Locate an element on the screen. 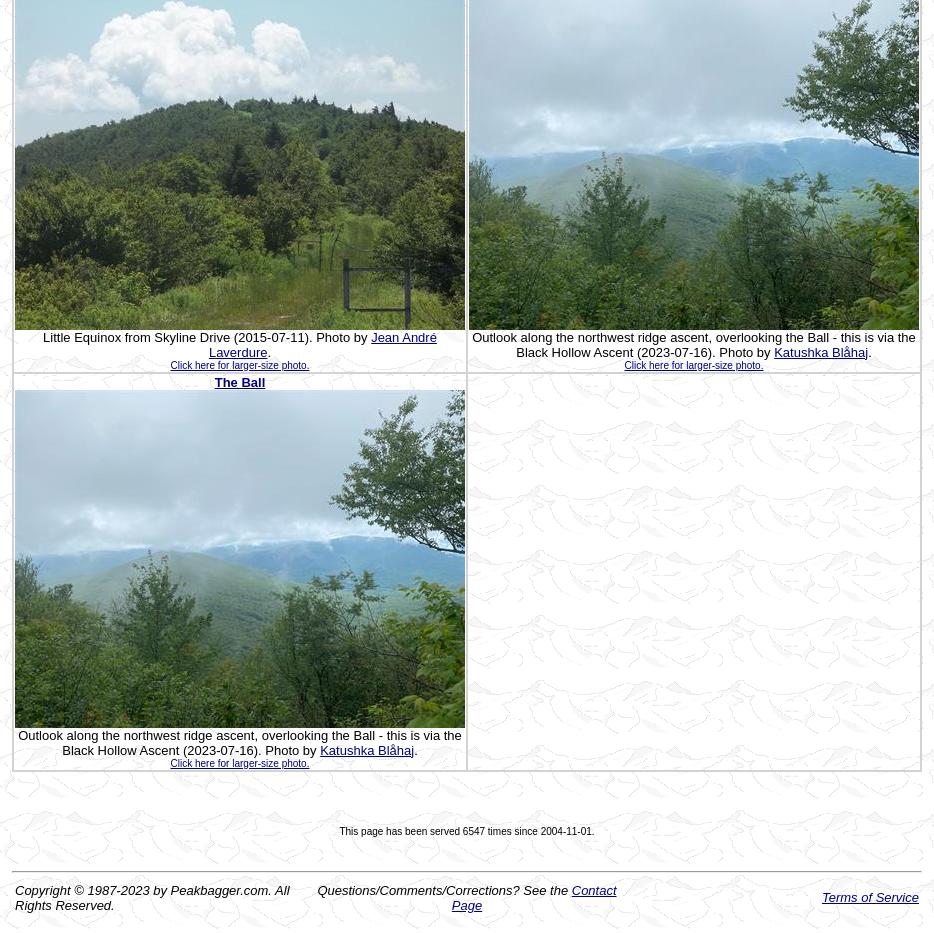 The height and width of the screenshot is (933, 934). 'Terms of Service' is located at coordinates (869, 897).